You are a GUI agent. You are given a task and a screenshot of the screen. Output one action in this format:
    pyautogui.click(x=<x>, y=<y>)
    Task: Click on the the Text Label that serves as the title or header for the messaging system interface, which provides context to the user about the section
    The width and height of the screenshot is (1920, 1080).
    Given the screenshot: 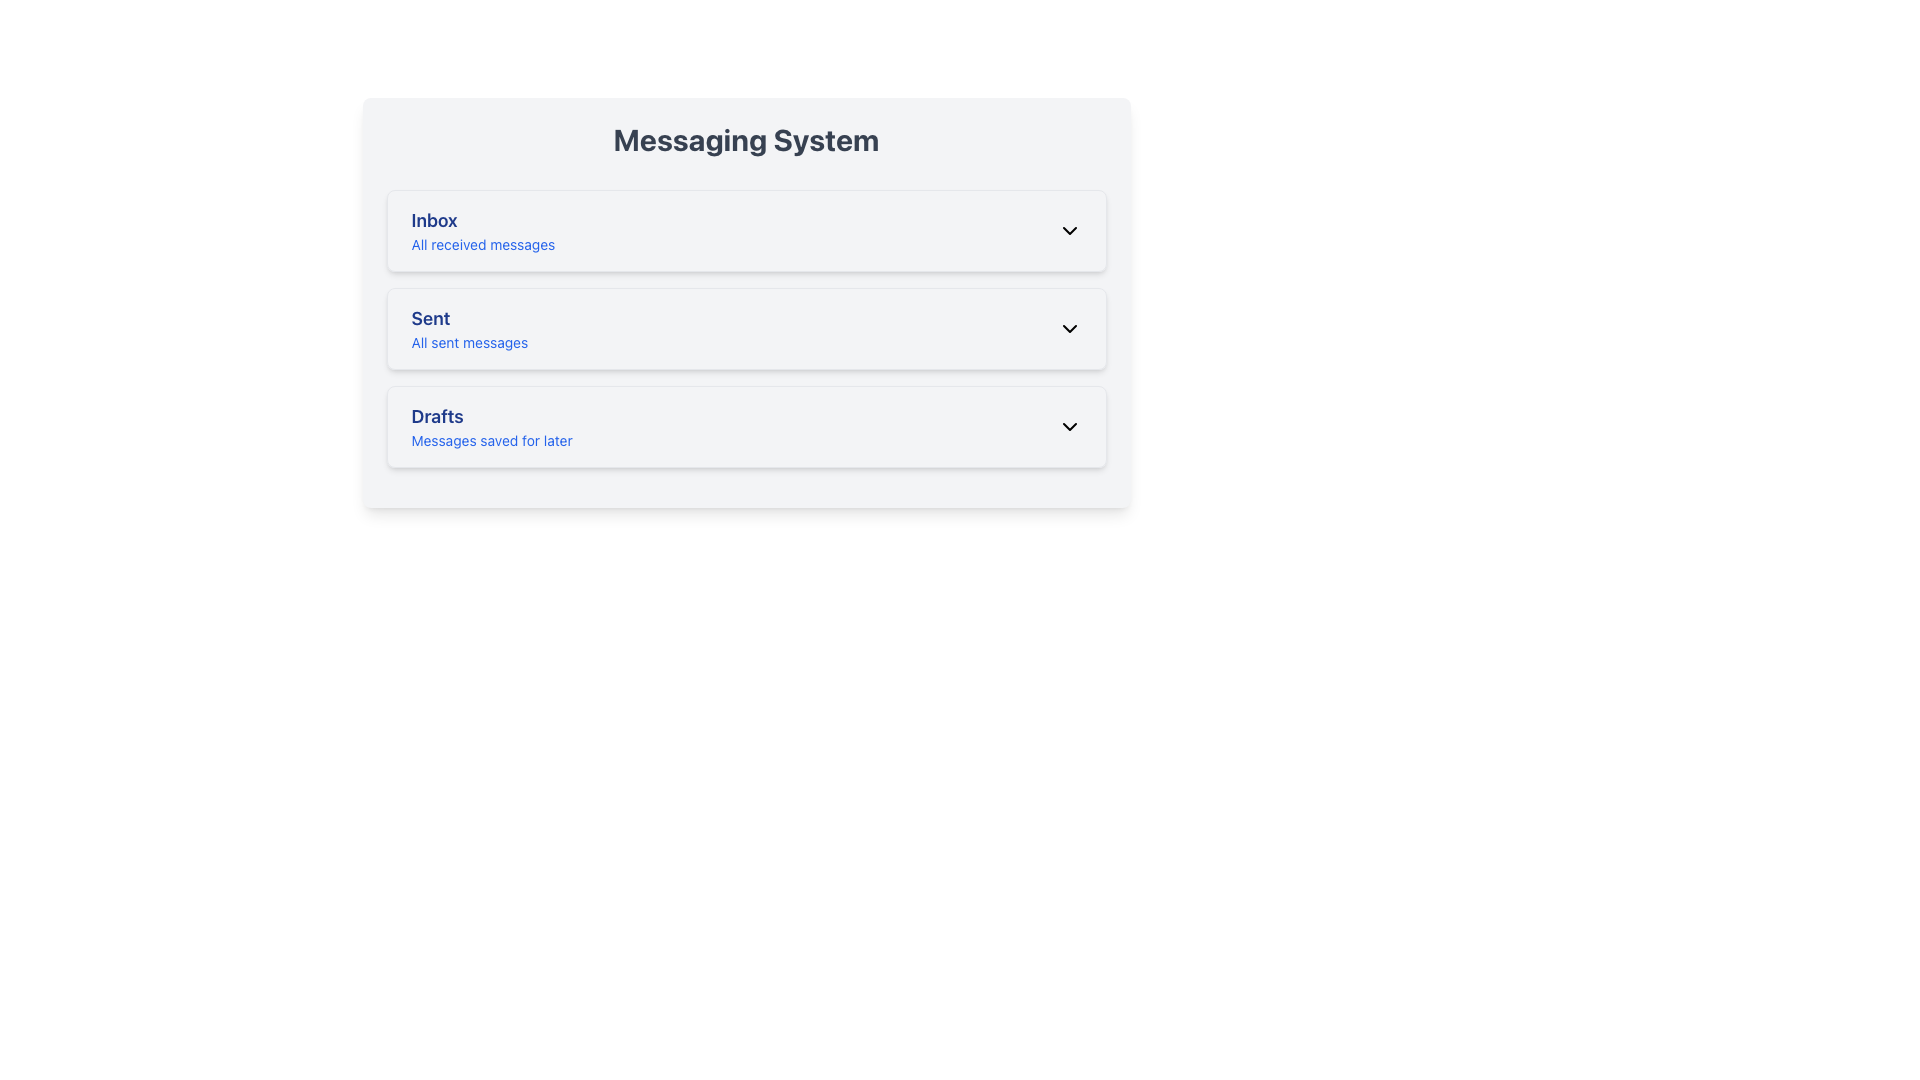 What is the action you would take?
    pyautogui.click(x=745, y=138)
    